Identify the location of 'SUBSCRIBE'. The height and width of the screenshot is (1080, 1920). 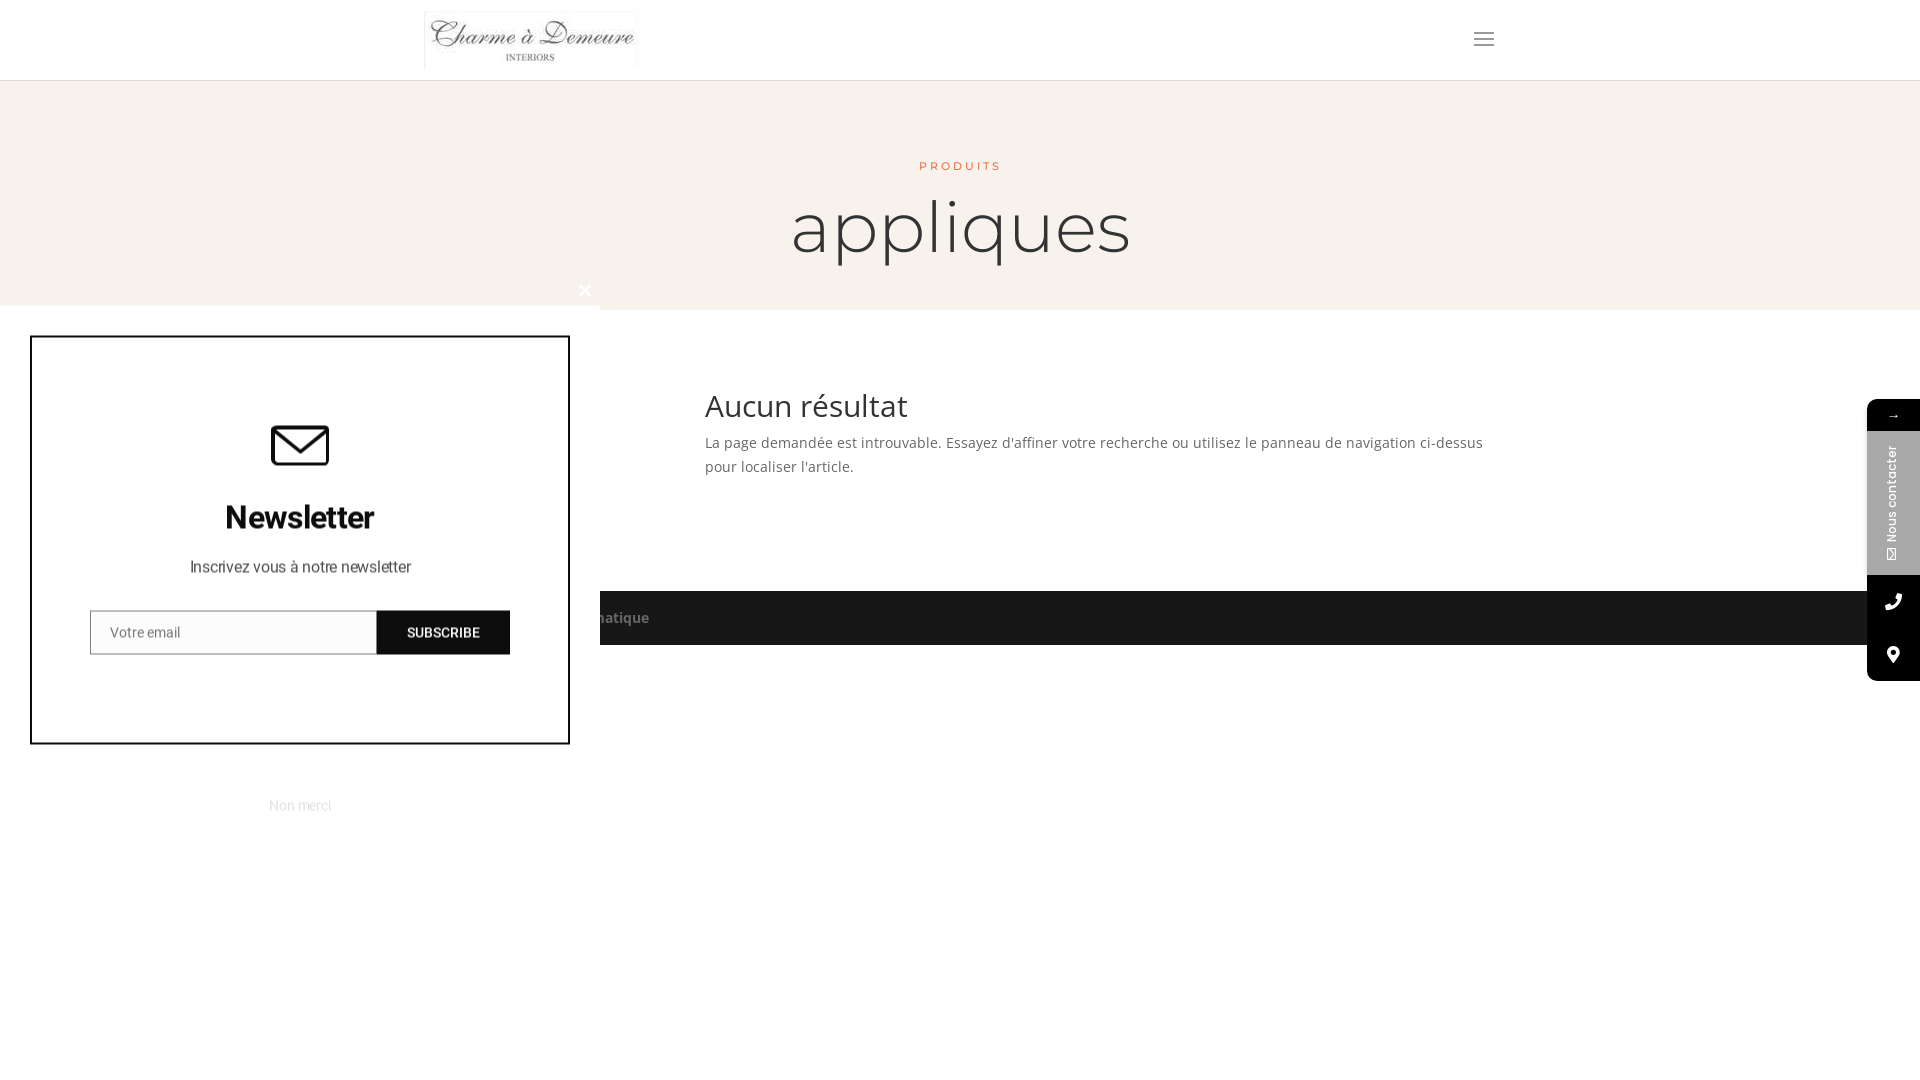
(377, 632).